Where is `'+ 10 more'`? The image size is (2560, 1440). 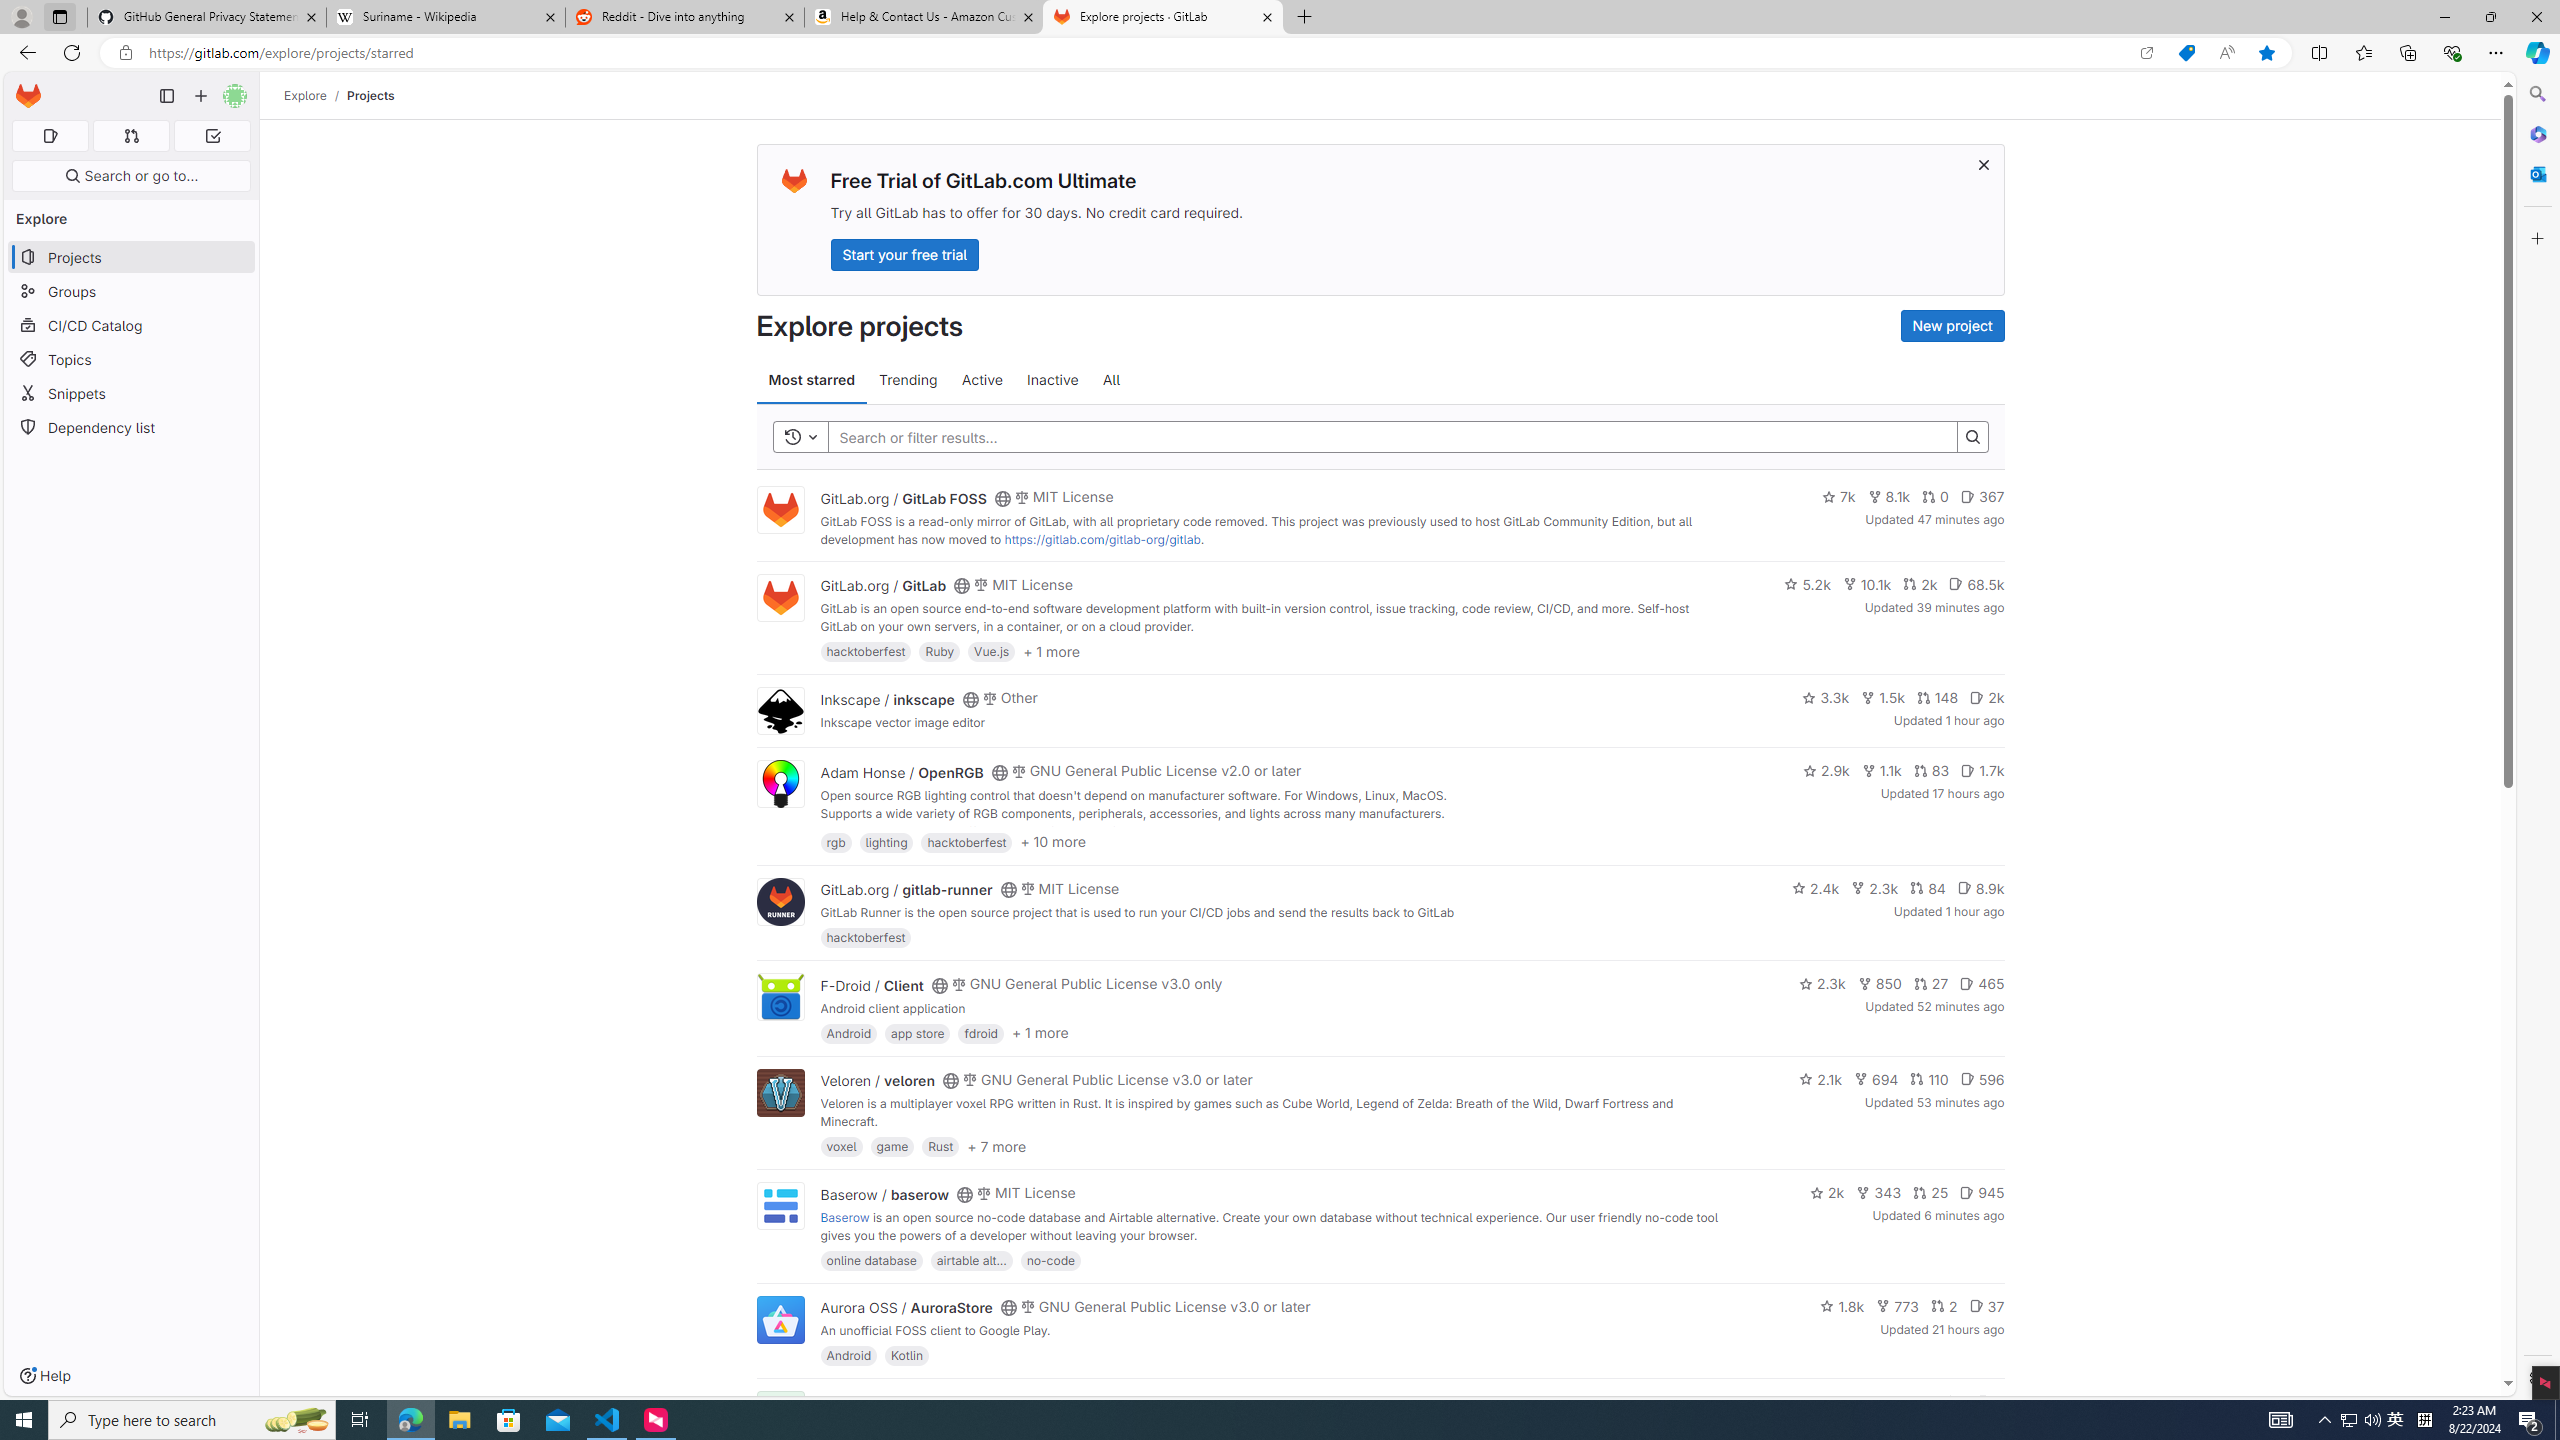 '+ 10 more' is located at coordinates (1052, 840).